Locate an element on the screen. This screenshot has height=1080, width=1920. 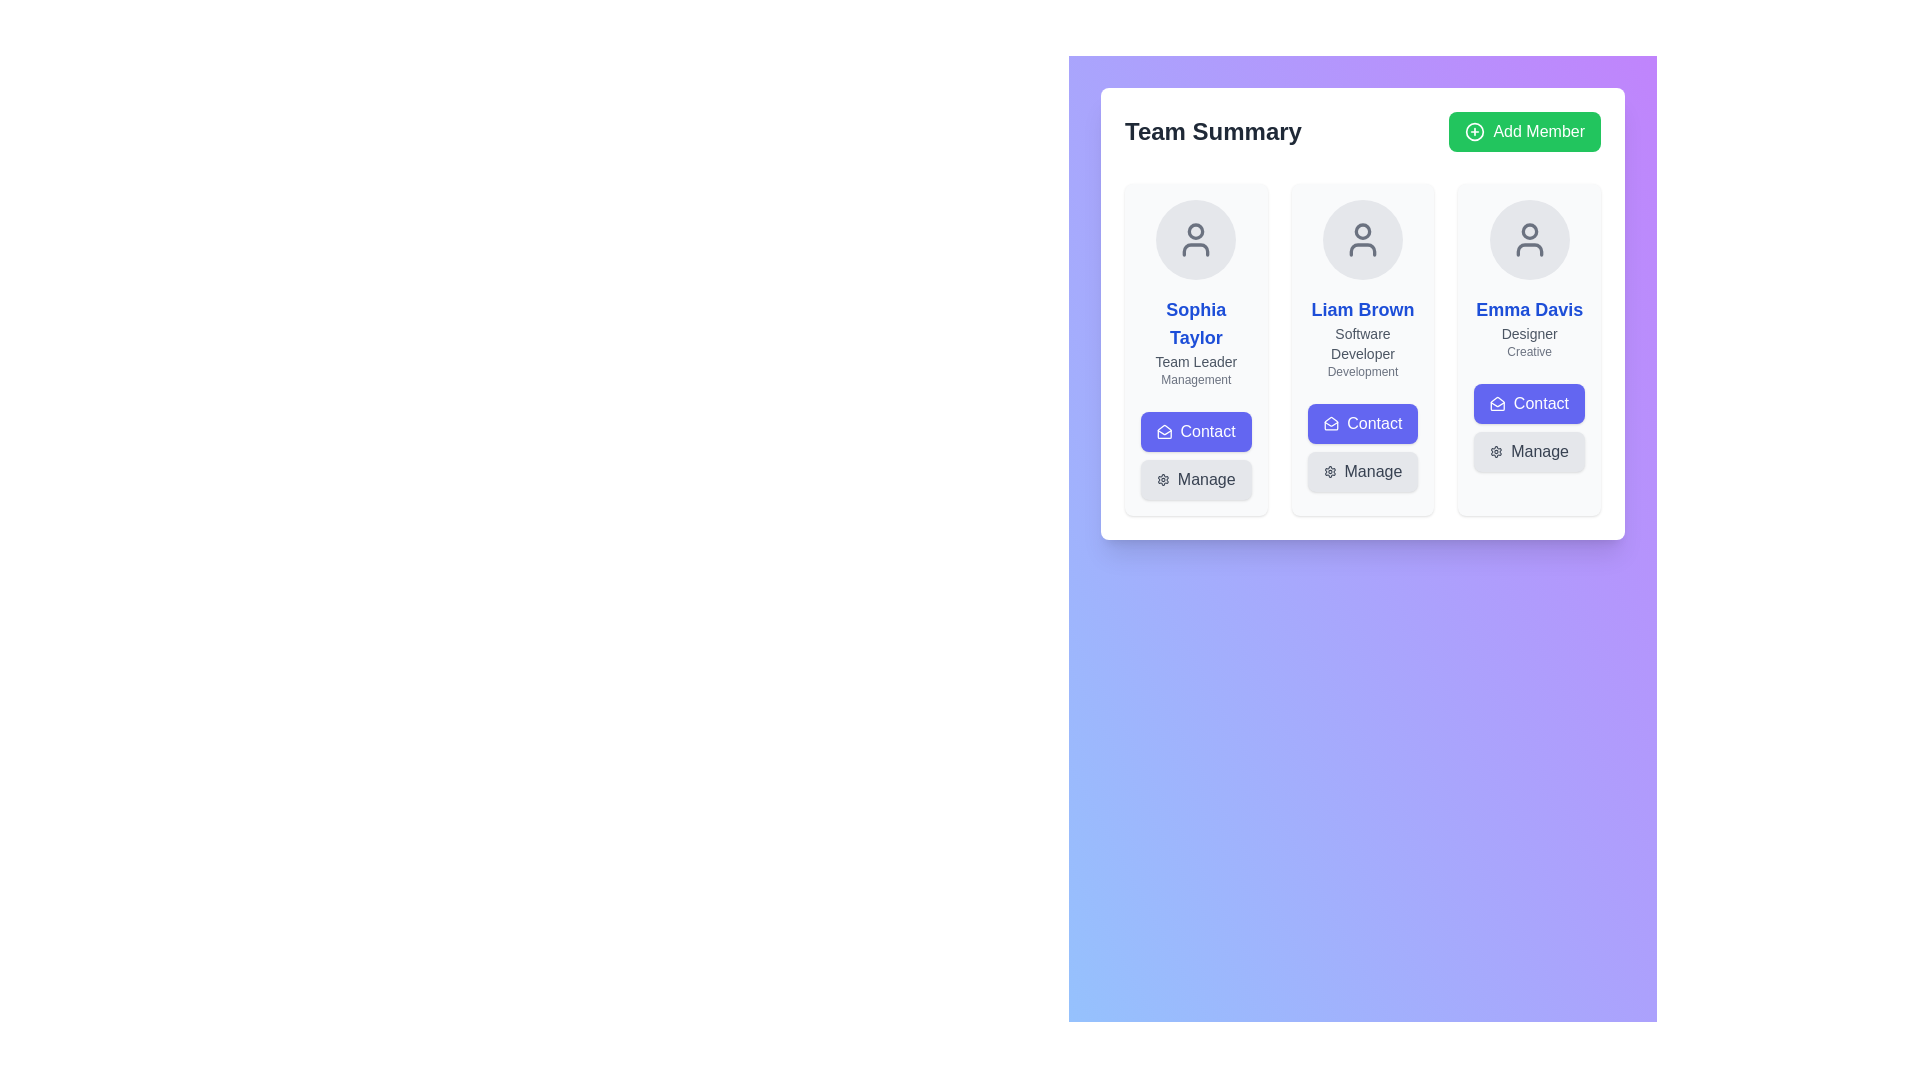
the profile picture placeholder icon above the name 'Liam Brown' and the title 'Software Developer' in the middle profile card is located at coordinates (1362, 238).